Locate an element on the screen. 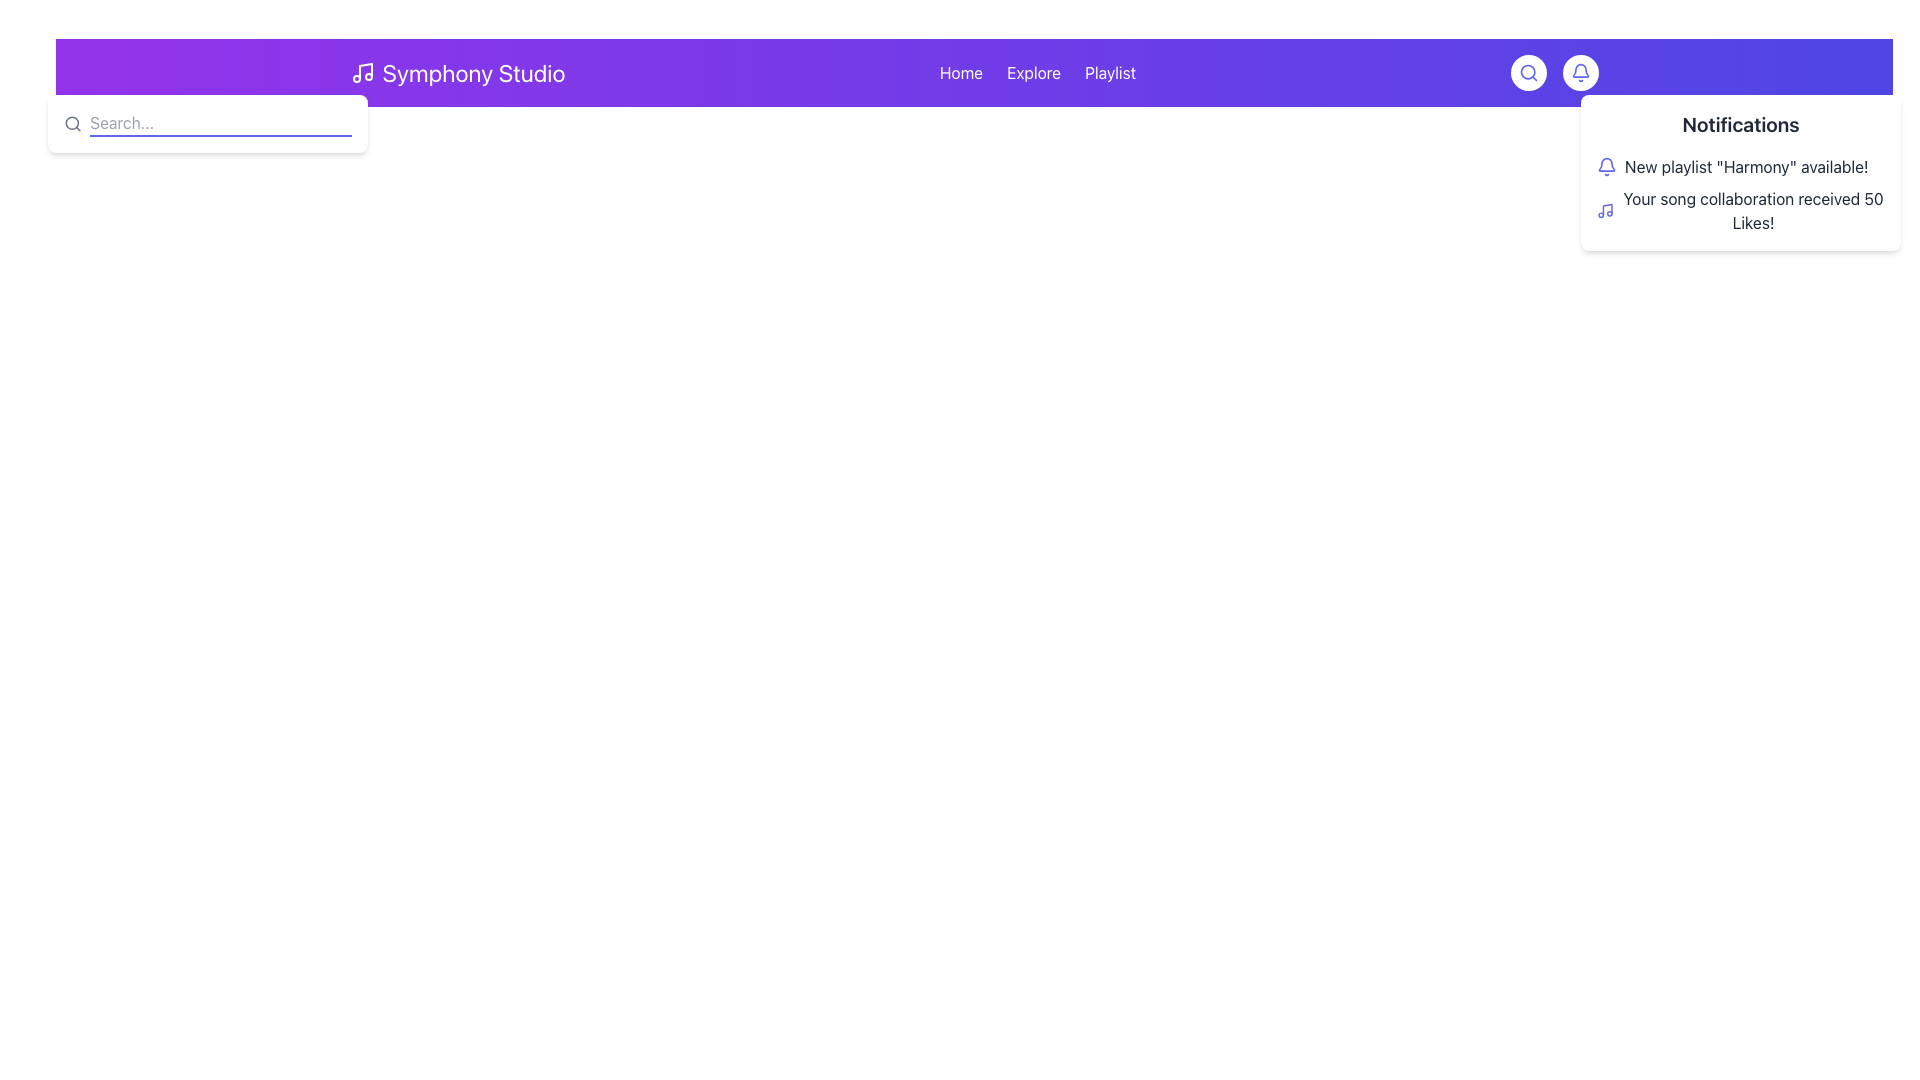 Image resolution: width=1920 pixels, height=1080 pixels. the hyperlink located in the center of the top purple navigation bar, which directs users to the 'Explore' section is located at coordinates (1034, 72).